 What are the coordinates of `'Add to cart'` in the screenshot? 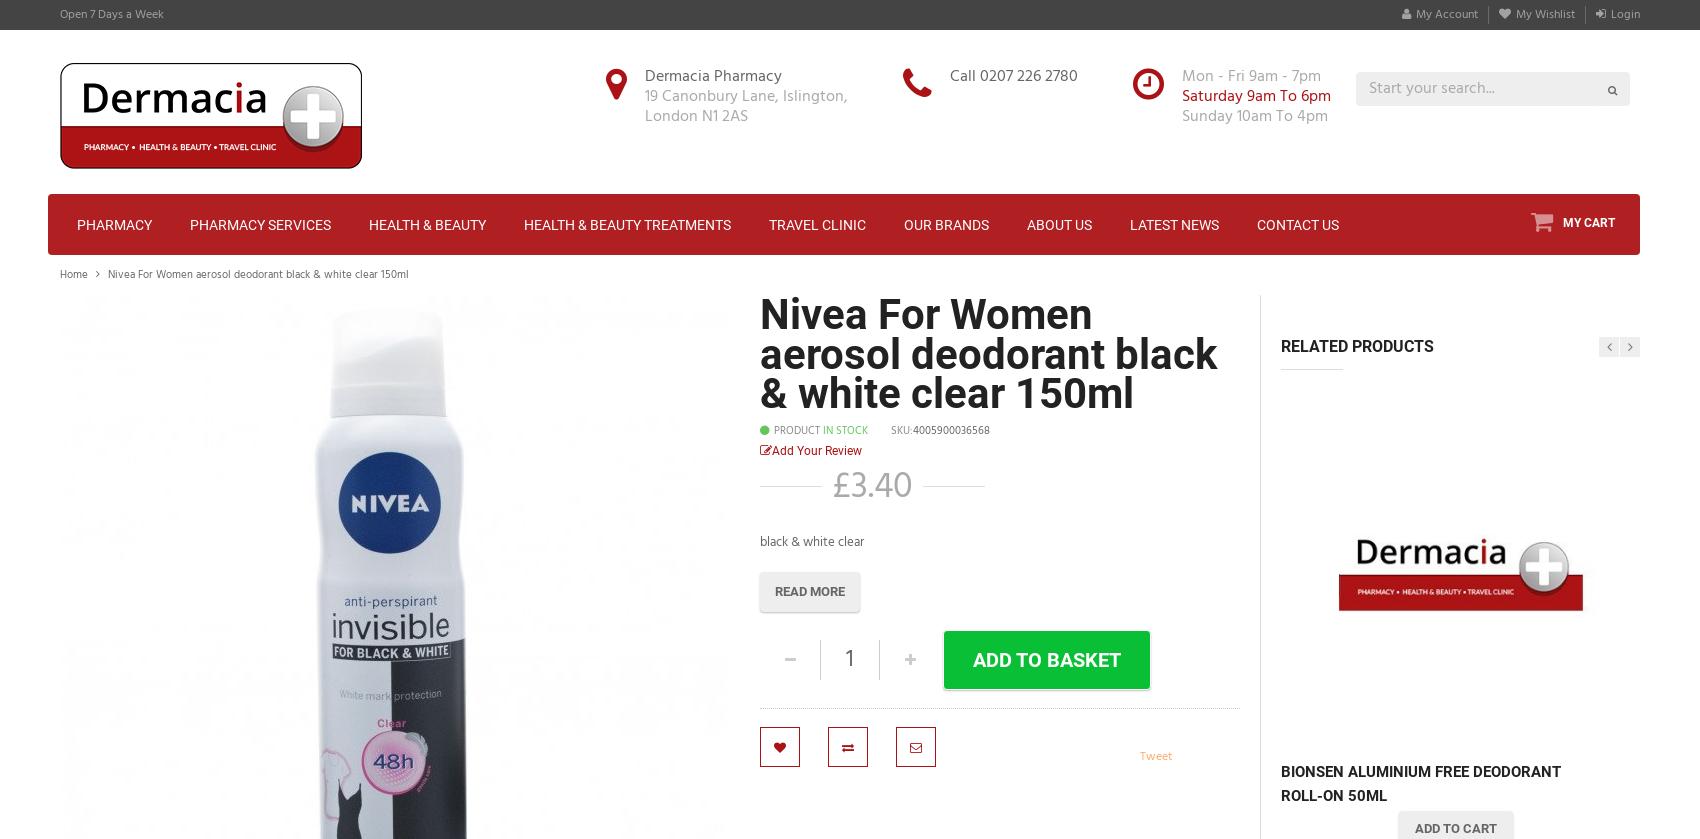 It's located at (1454, 826).